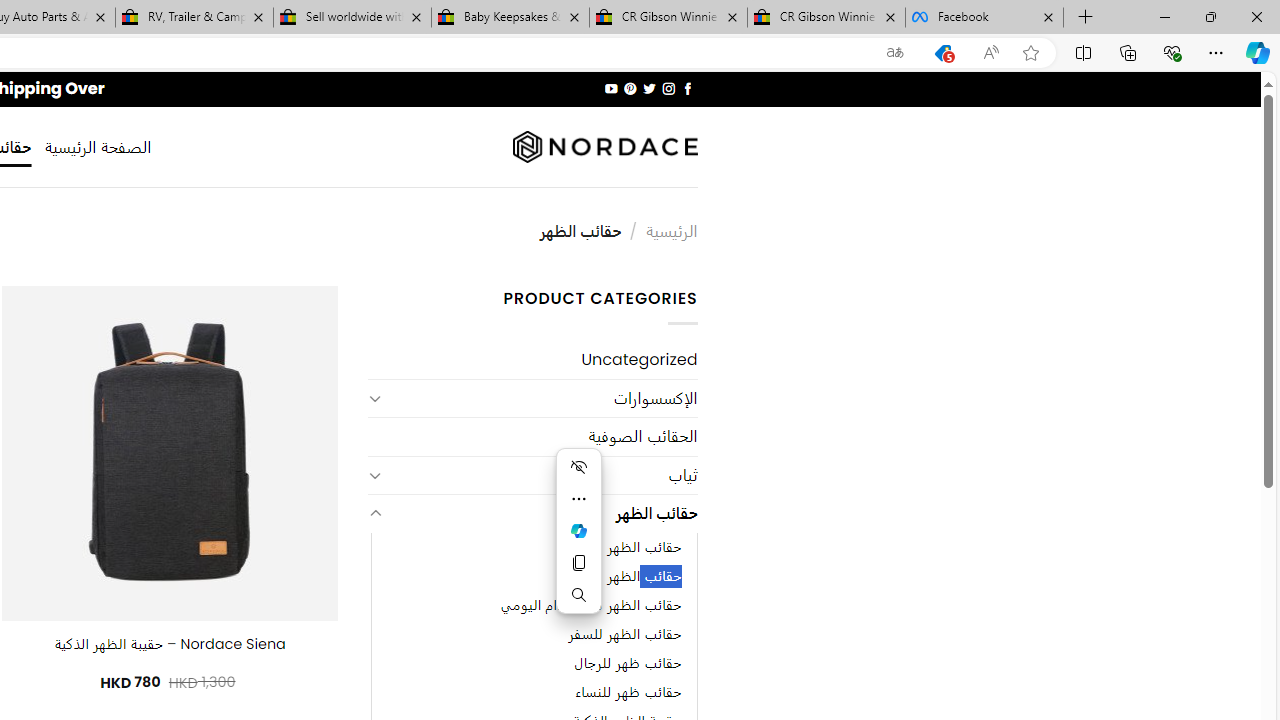 This screenshot has height=720, width=1280. I want to click on 'Follow on Facebook', so click(687, 88).